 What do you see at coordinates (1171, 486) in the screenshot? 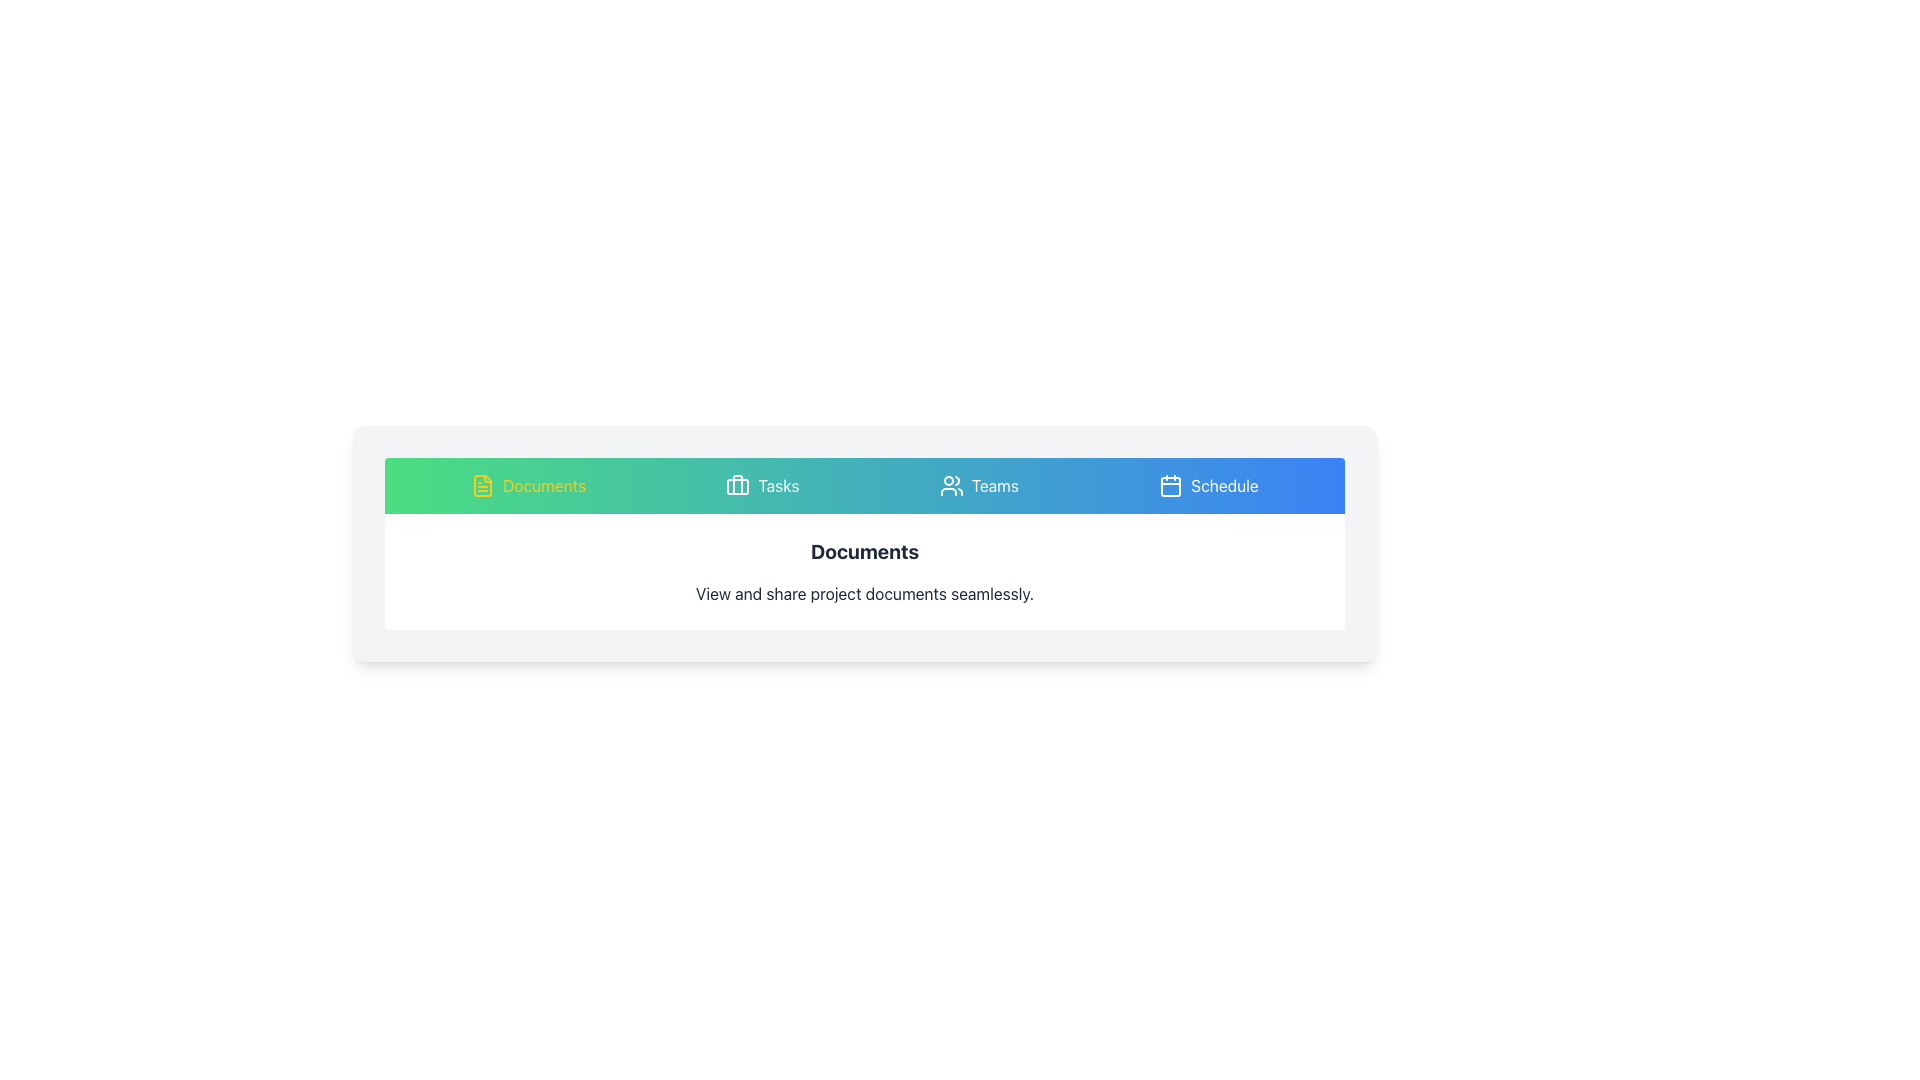
I see `the Schedule icon located on the far-right end of the horizontal navigation bar at the top of the card interface` at bounding box center [1171, 486].